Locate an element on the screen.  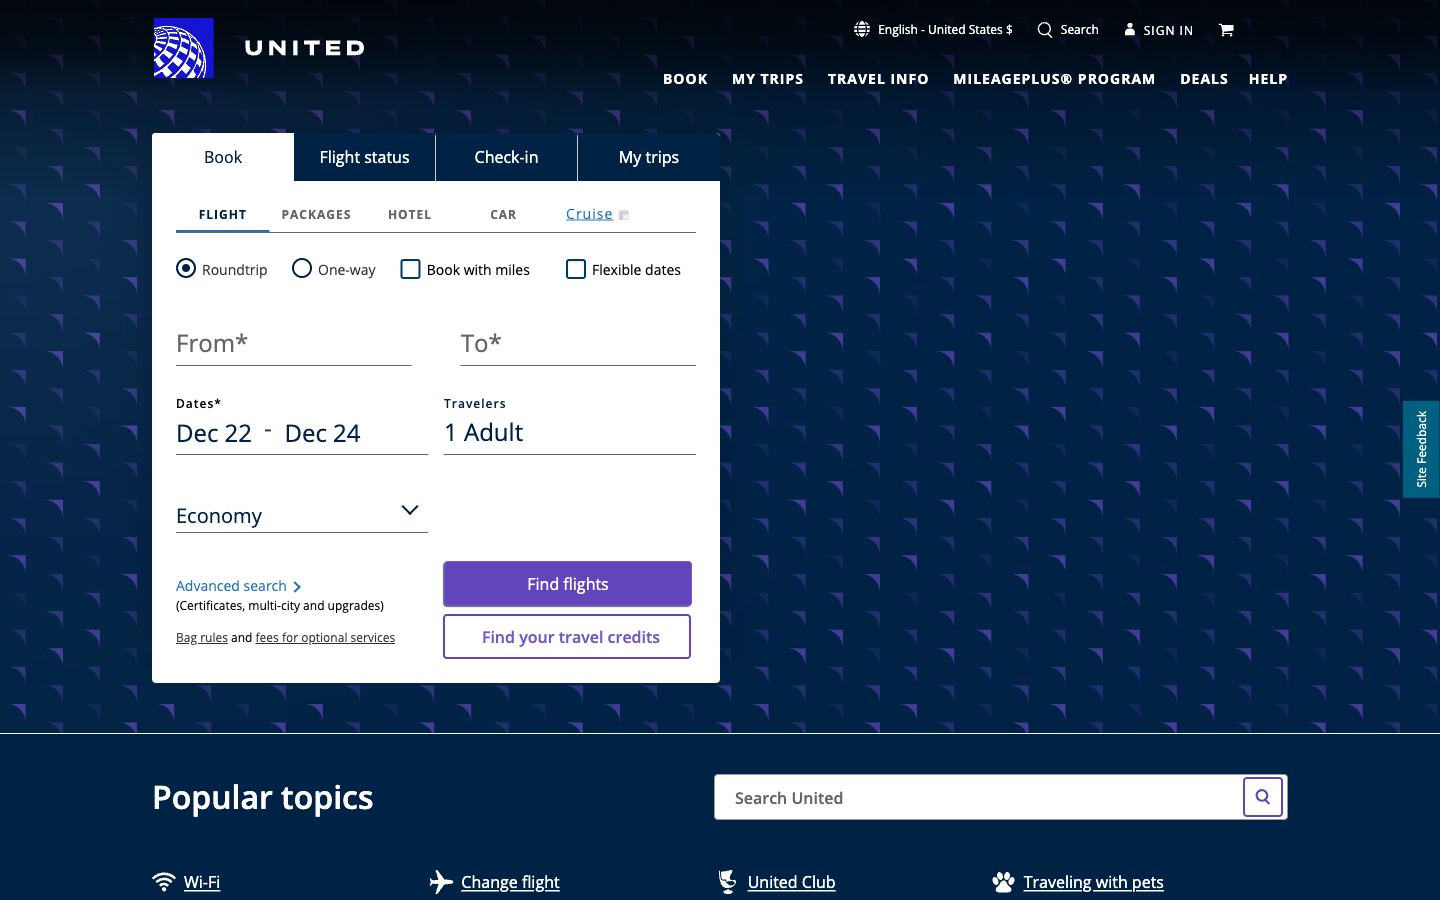
Look up Taiwan Flight Tickets is located at coordinates (1265, 799).